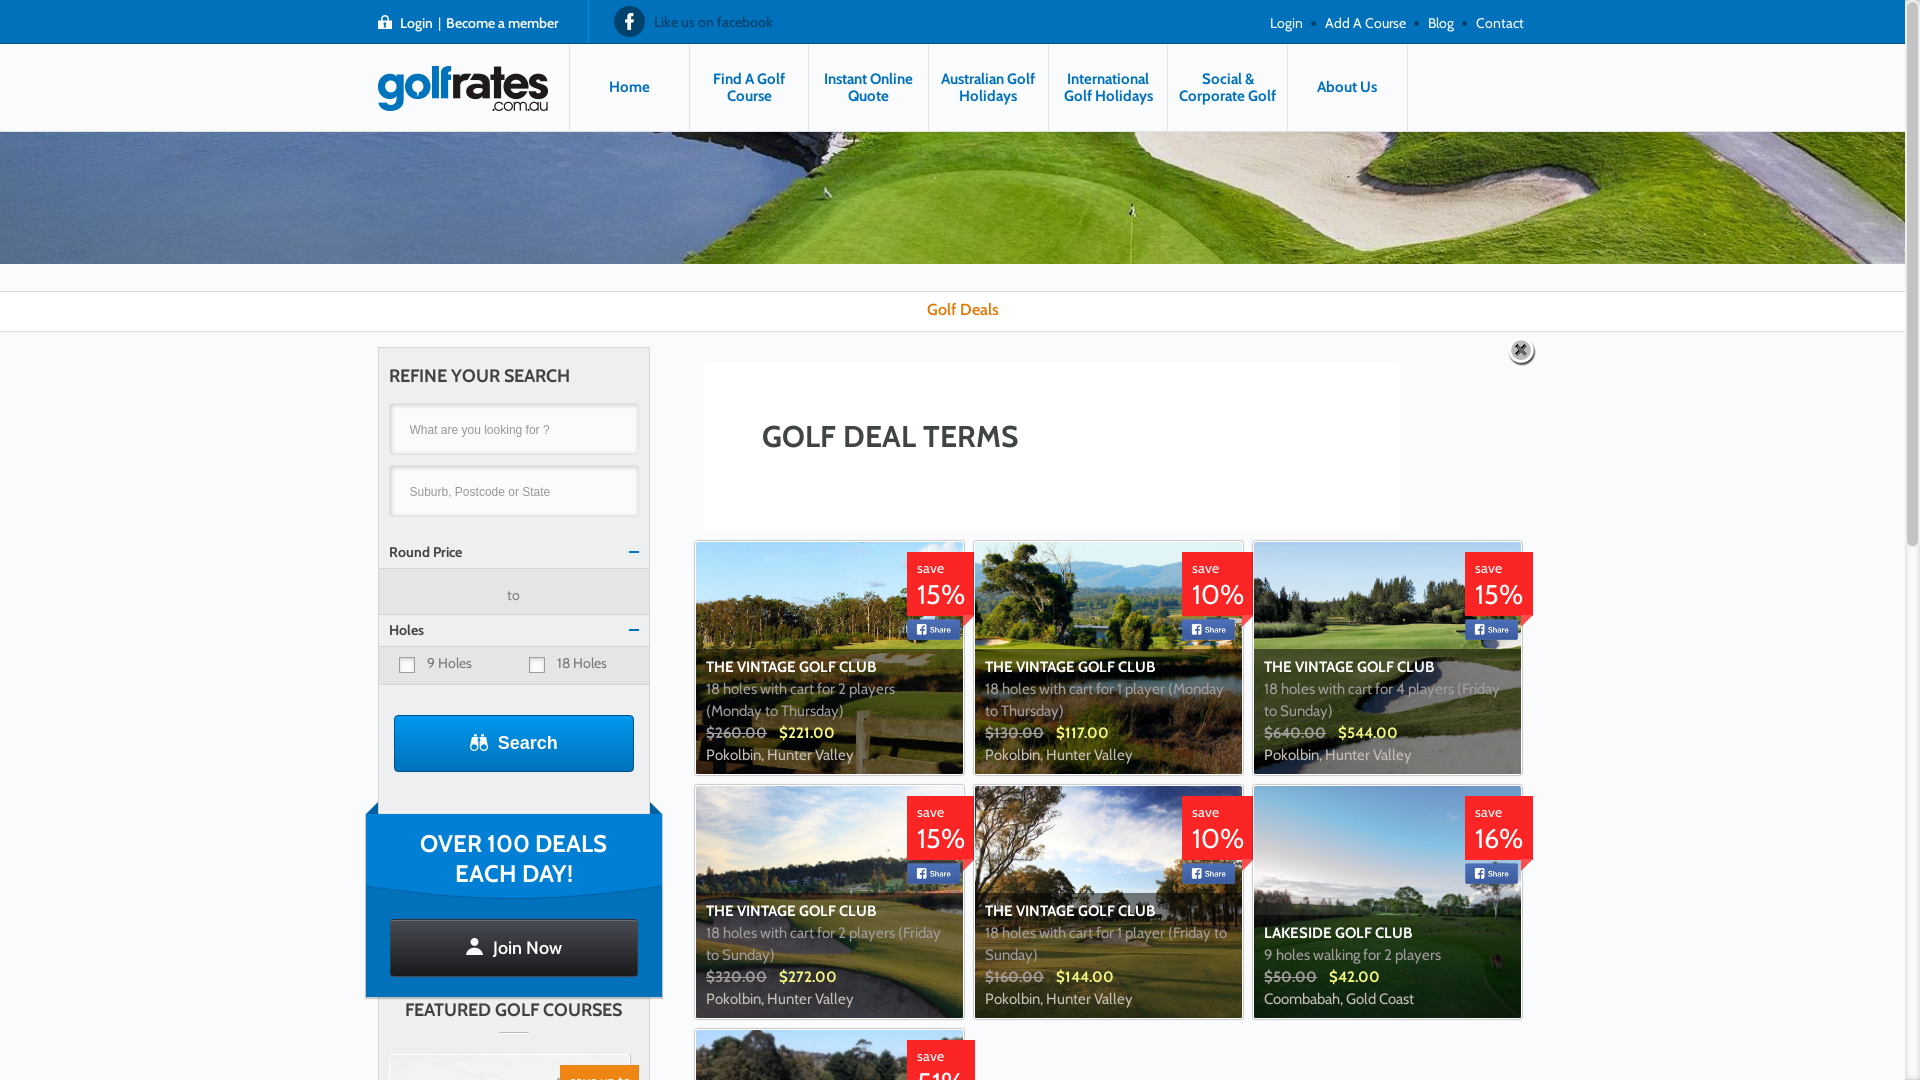  What do you see at coordinates (1363, 20) in the screenshot?
I see `'Add A Course'` at bounding box center [1363, 20].